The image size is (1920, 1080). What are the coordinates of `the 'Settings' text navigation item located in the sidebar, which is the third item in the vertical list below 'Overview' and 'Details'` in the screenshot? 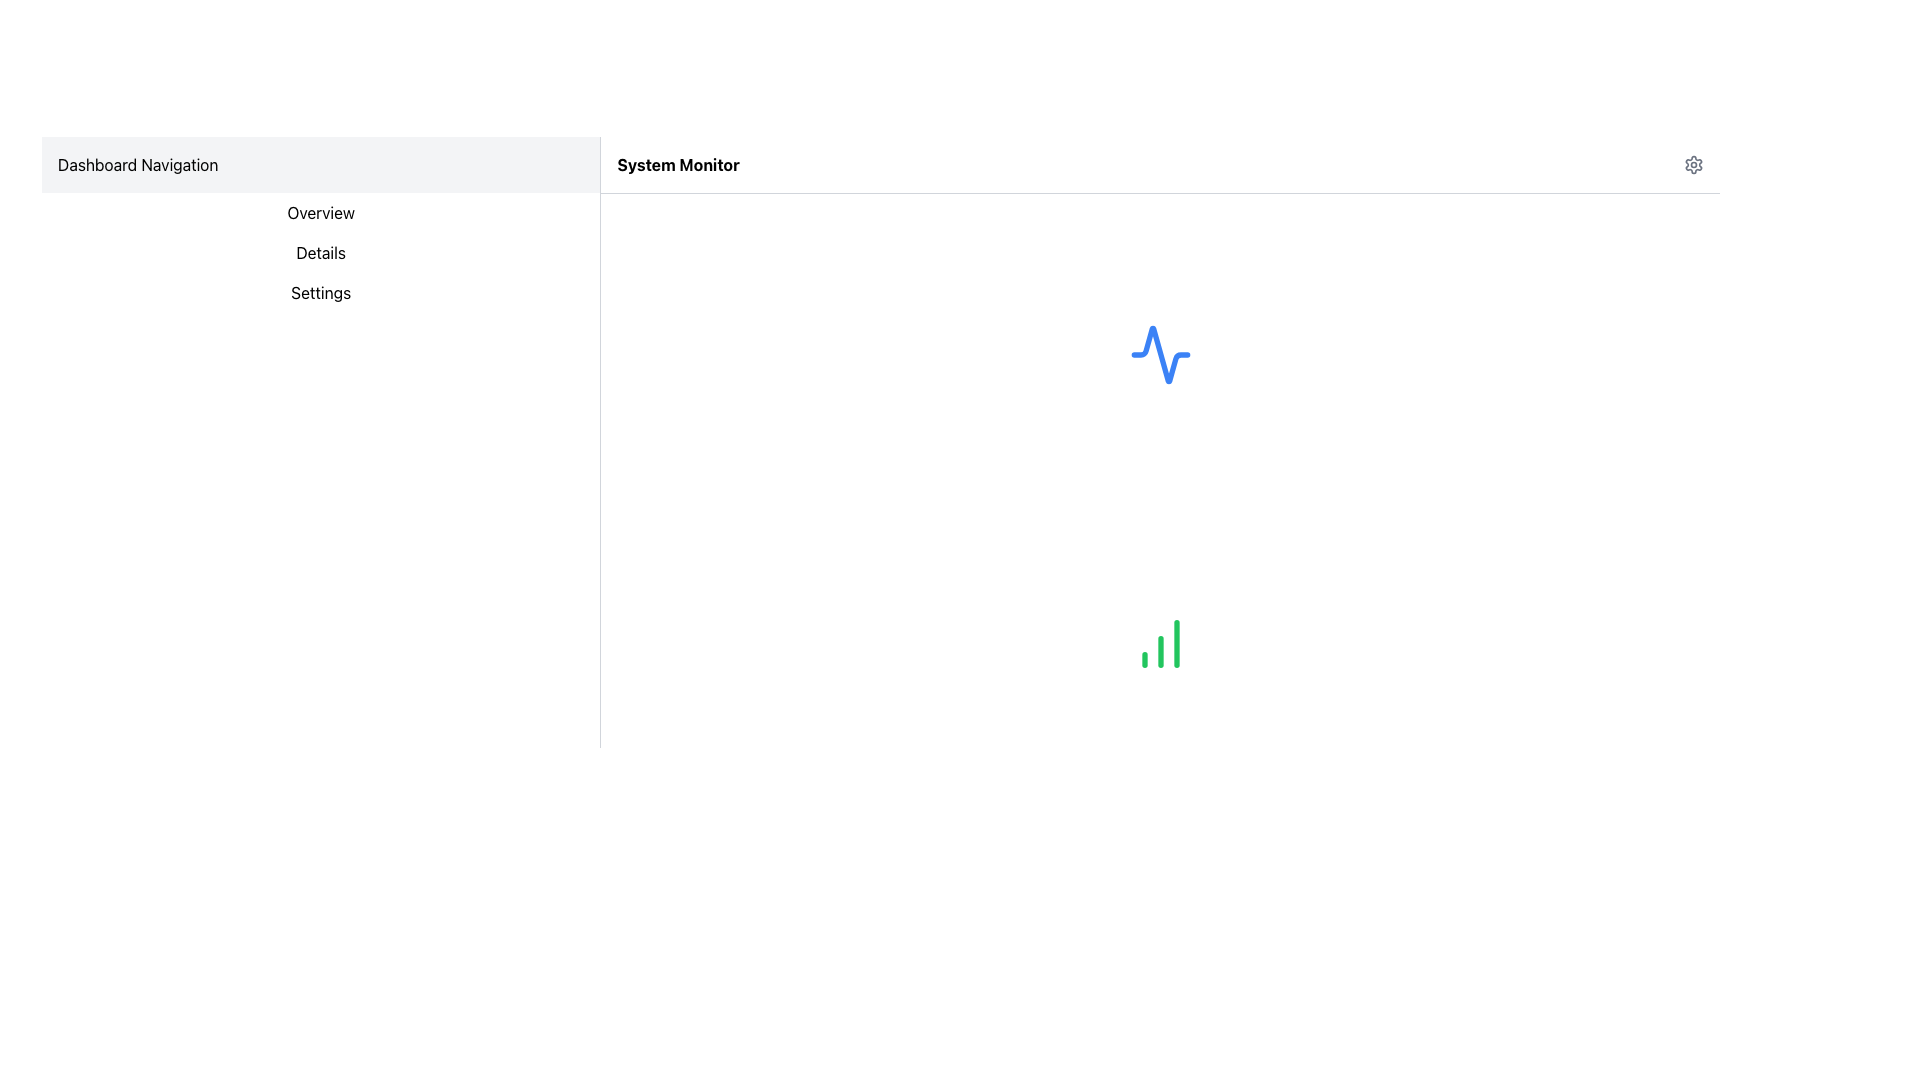 It's located at (321, 293).